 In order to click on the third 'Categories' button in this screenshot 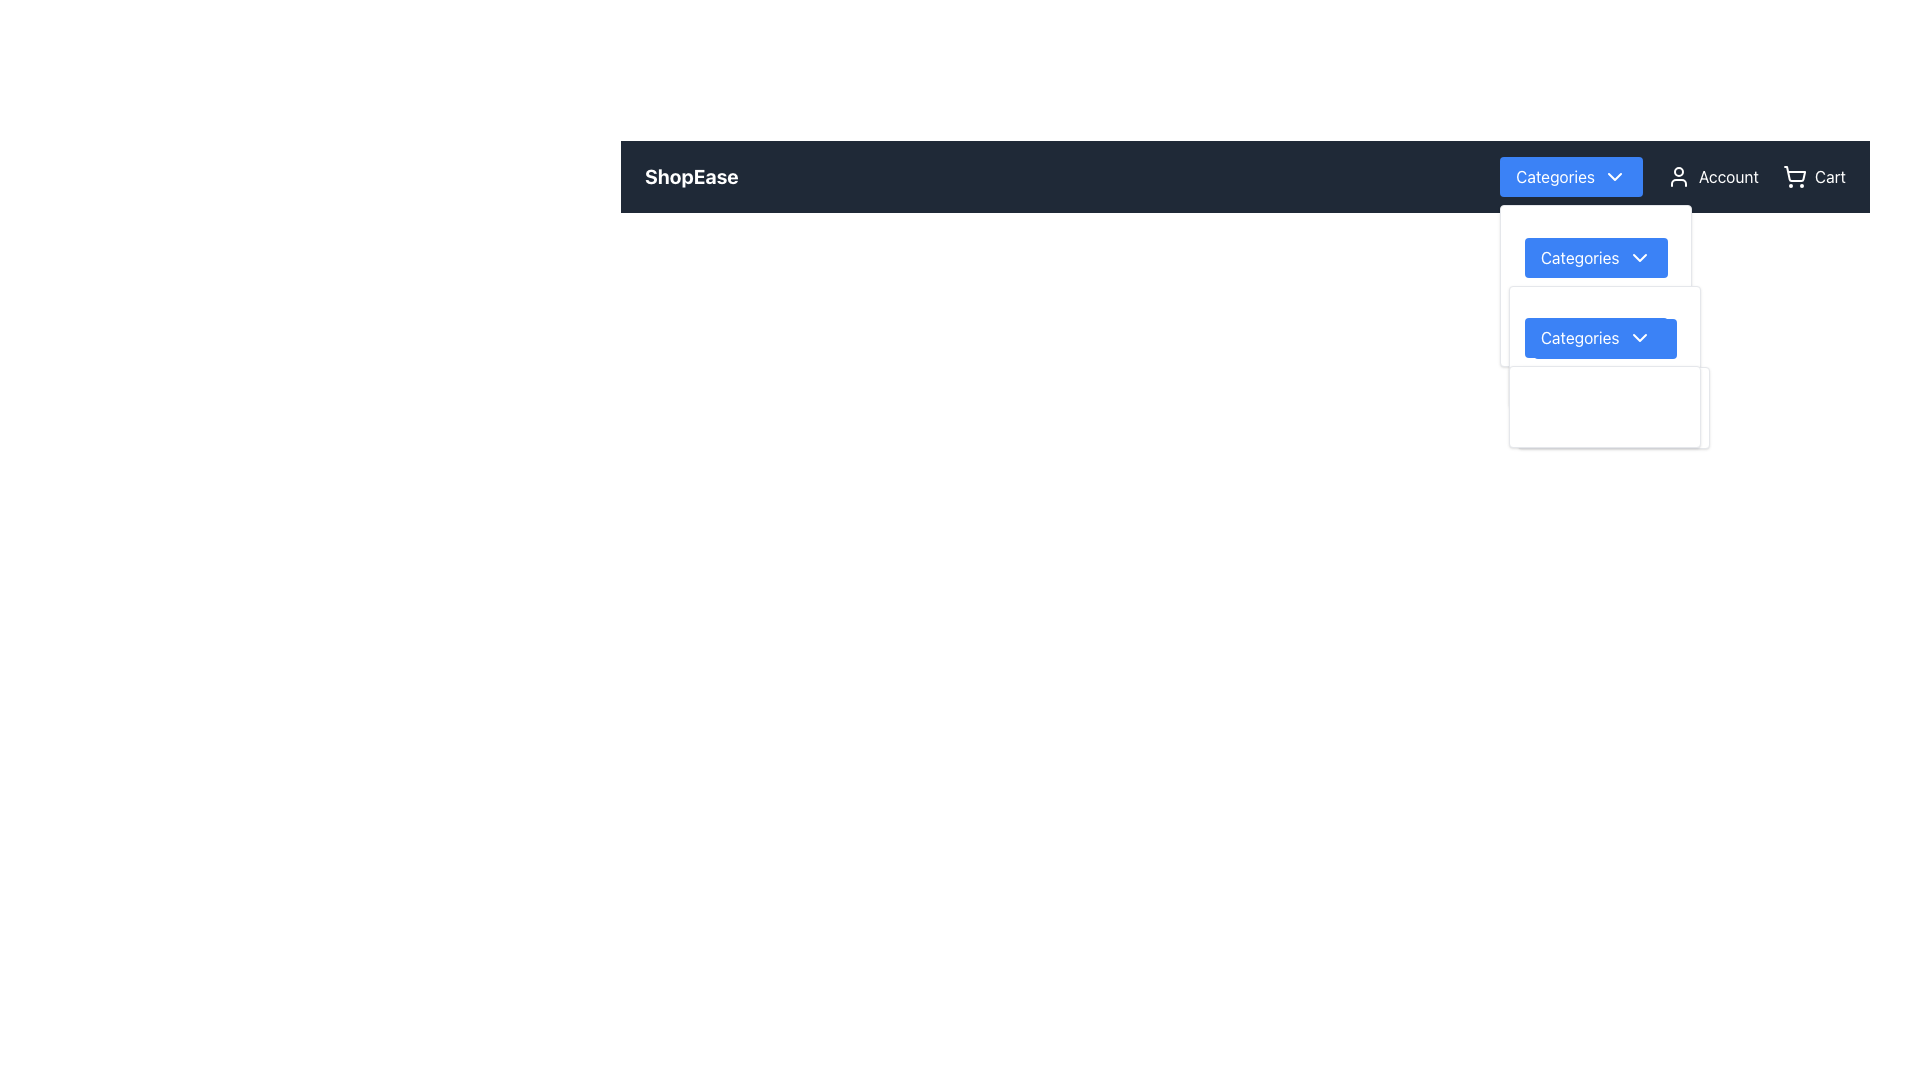, I will do `click(1605, 338)`.